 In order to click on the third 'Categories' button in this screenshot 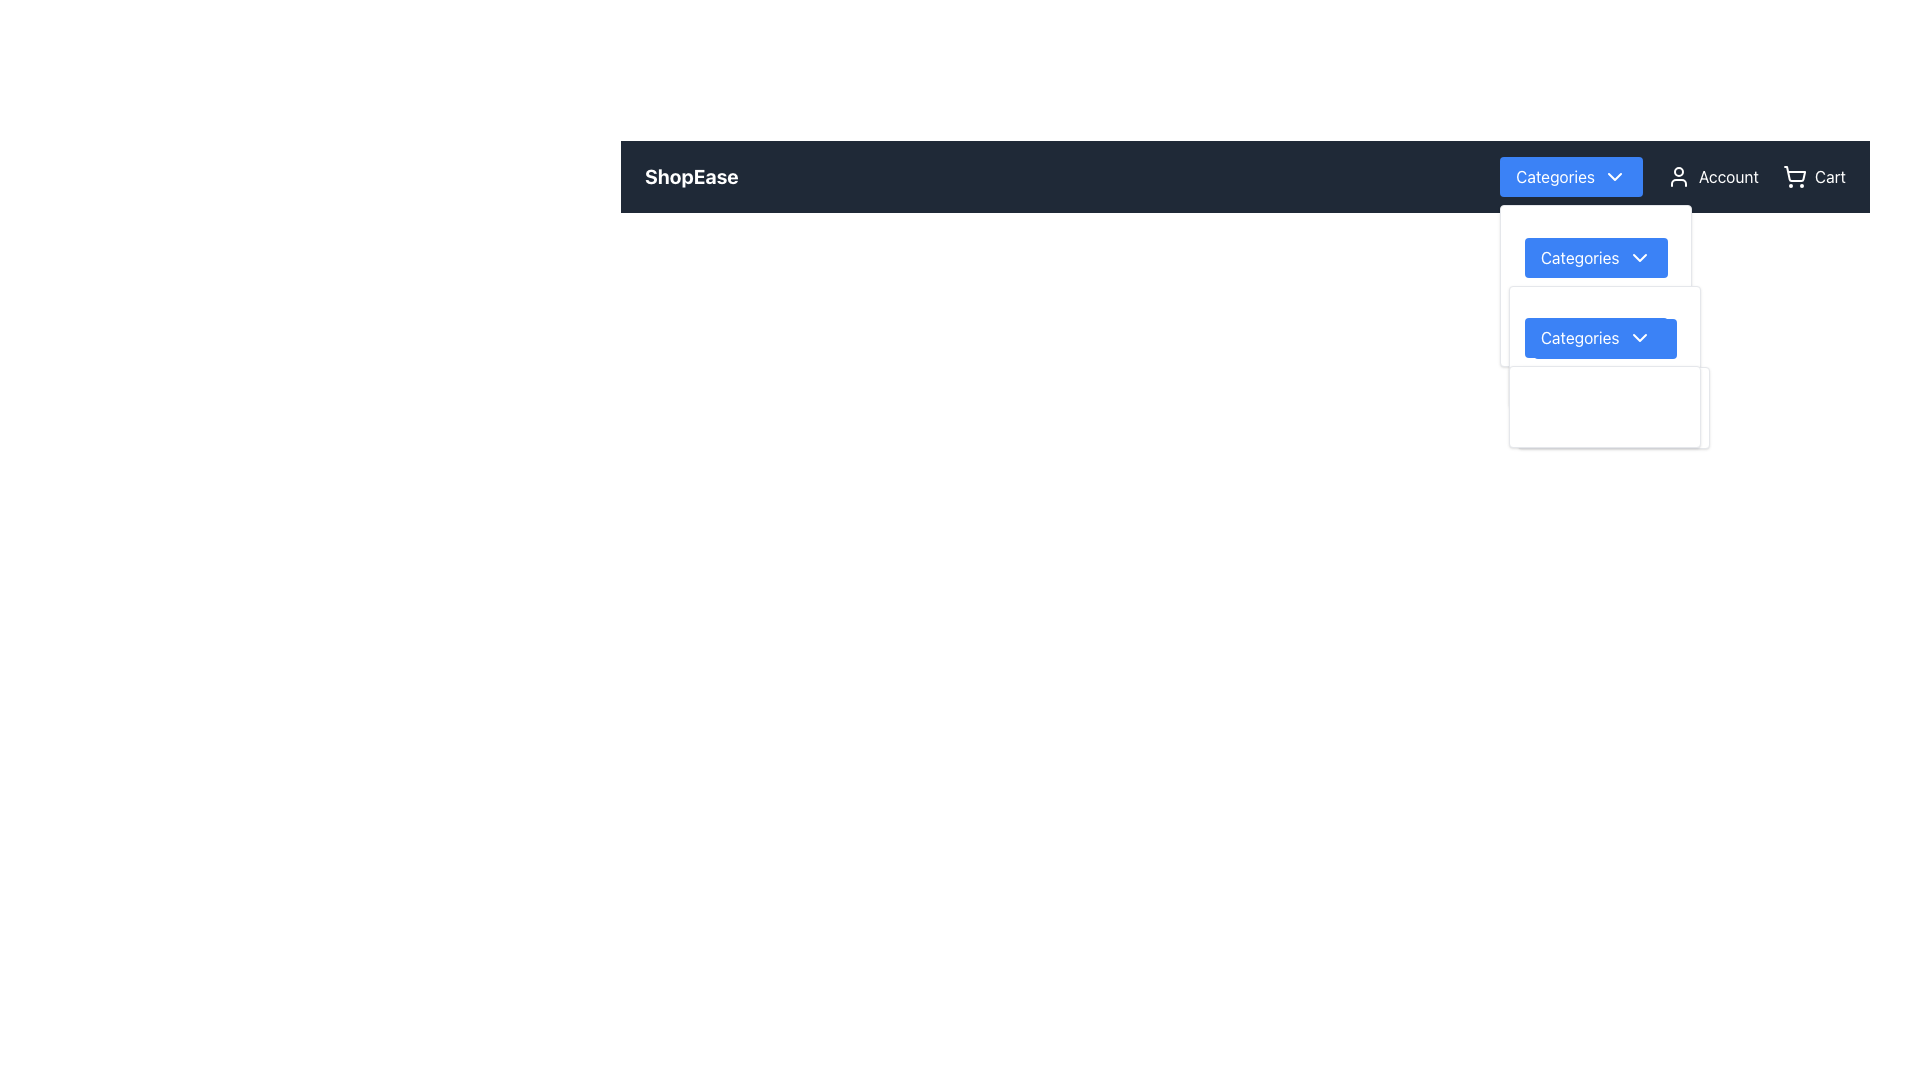, I will do `click(1605, 338)`.